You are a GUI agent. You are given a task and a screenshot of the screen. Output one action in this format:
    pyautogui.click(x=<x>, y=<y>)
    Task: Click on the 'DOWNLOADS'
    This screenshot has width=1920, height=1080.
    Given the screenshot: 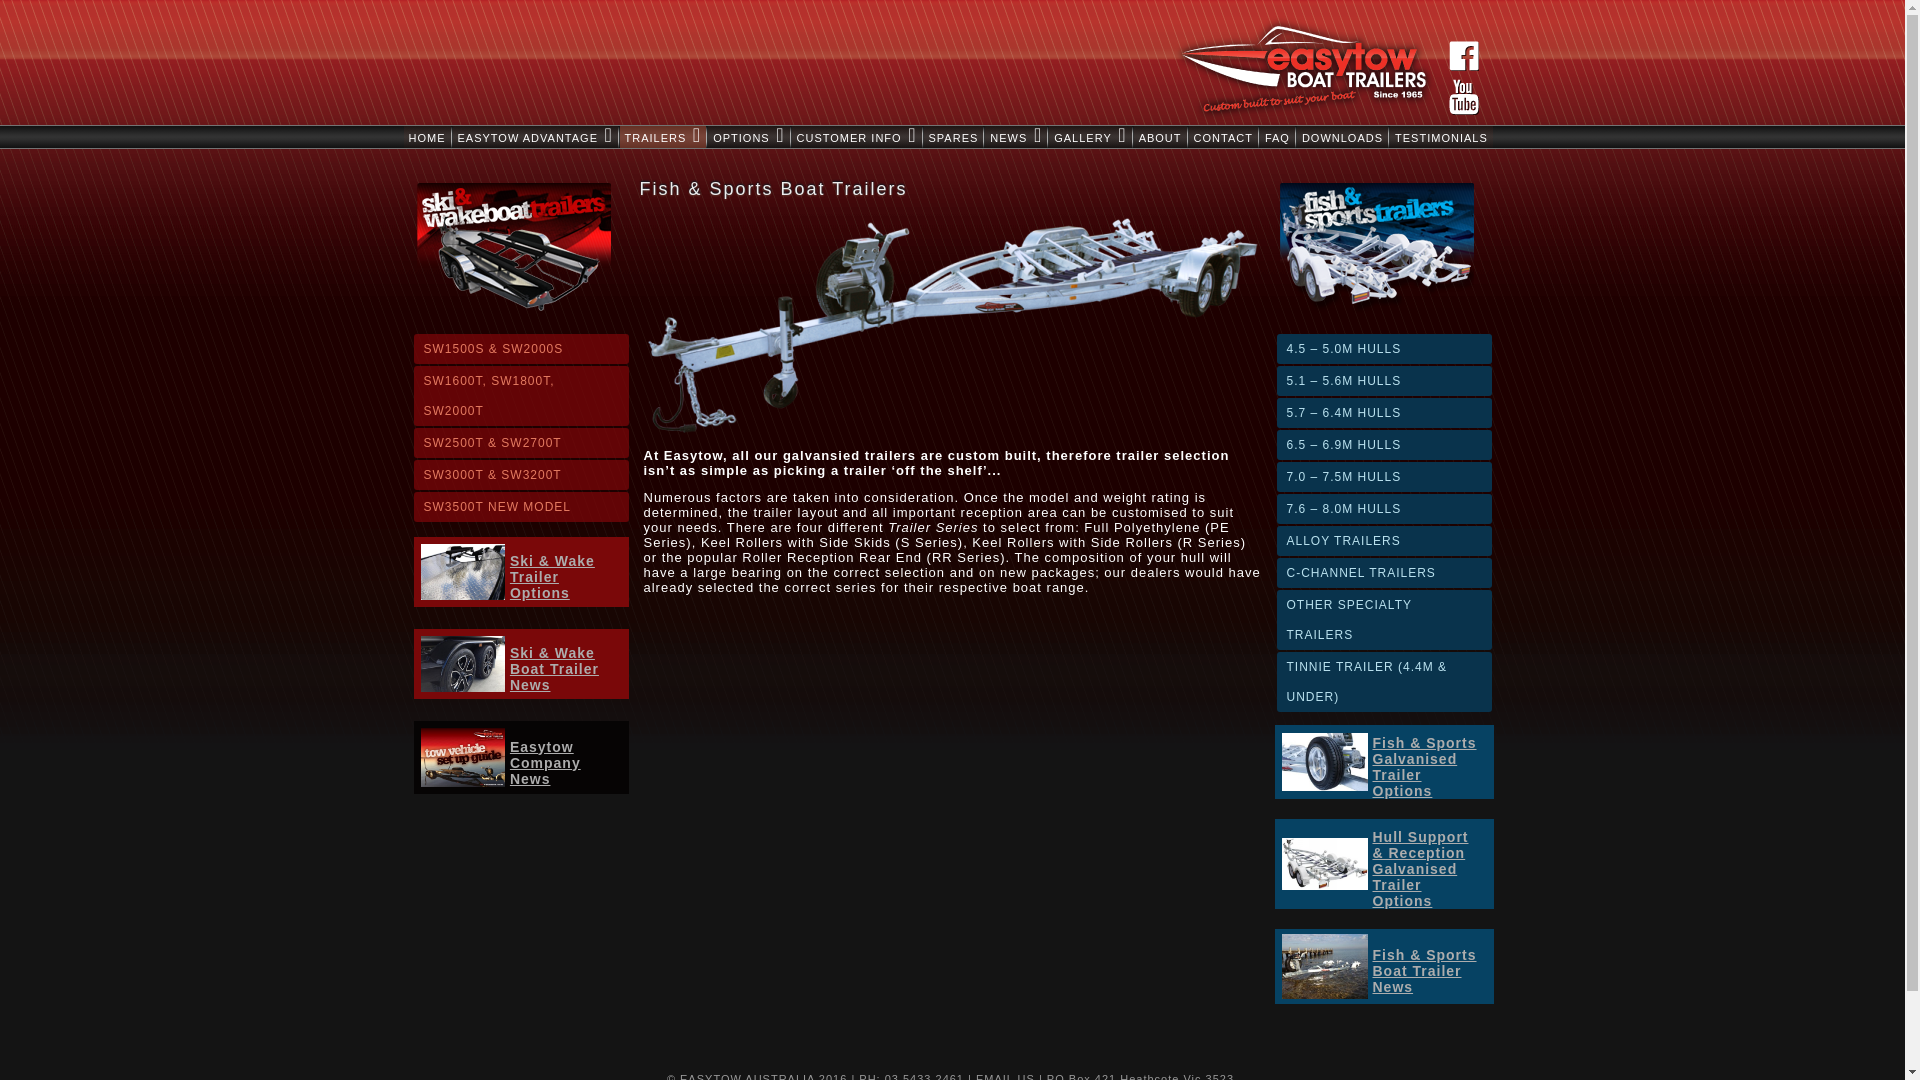 What is the action you would take?
    pyautogui.click(x=1296, y=136)
    